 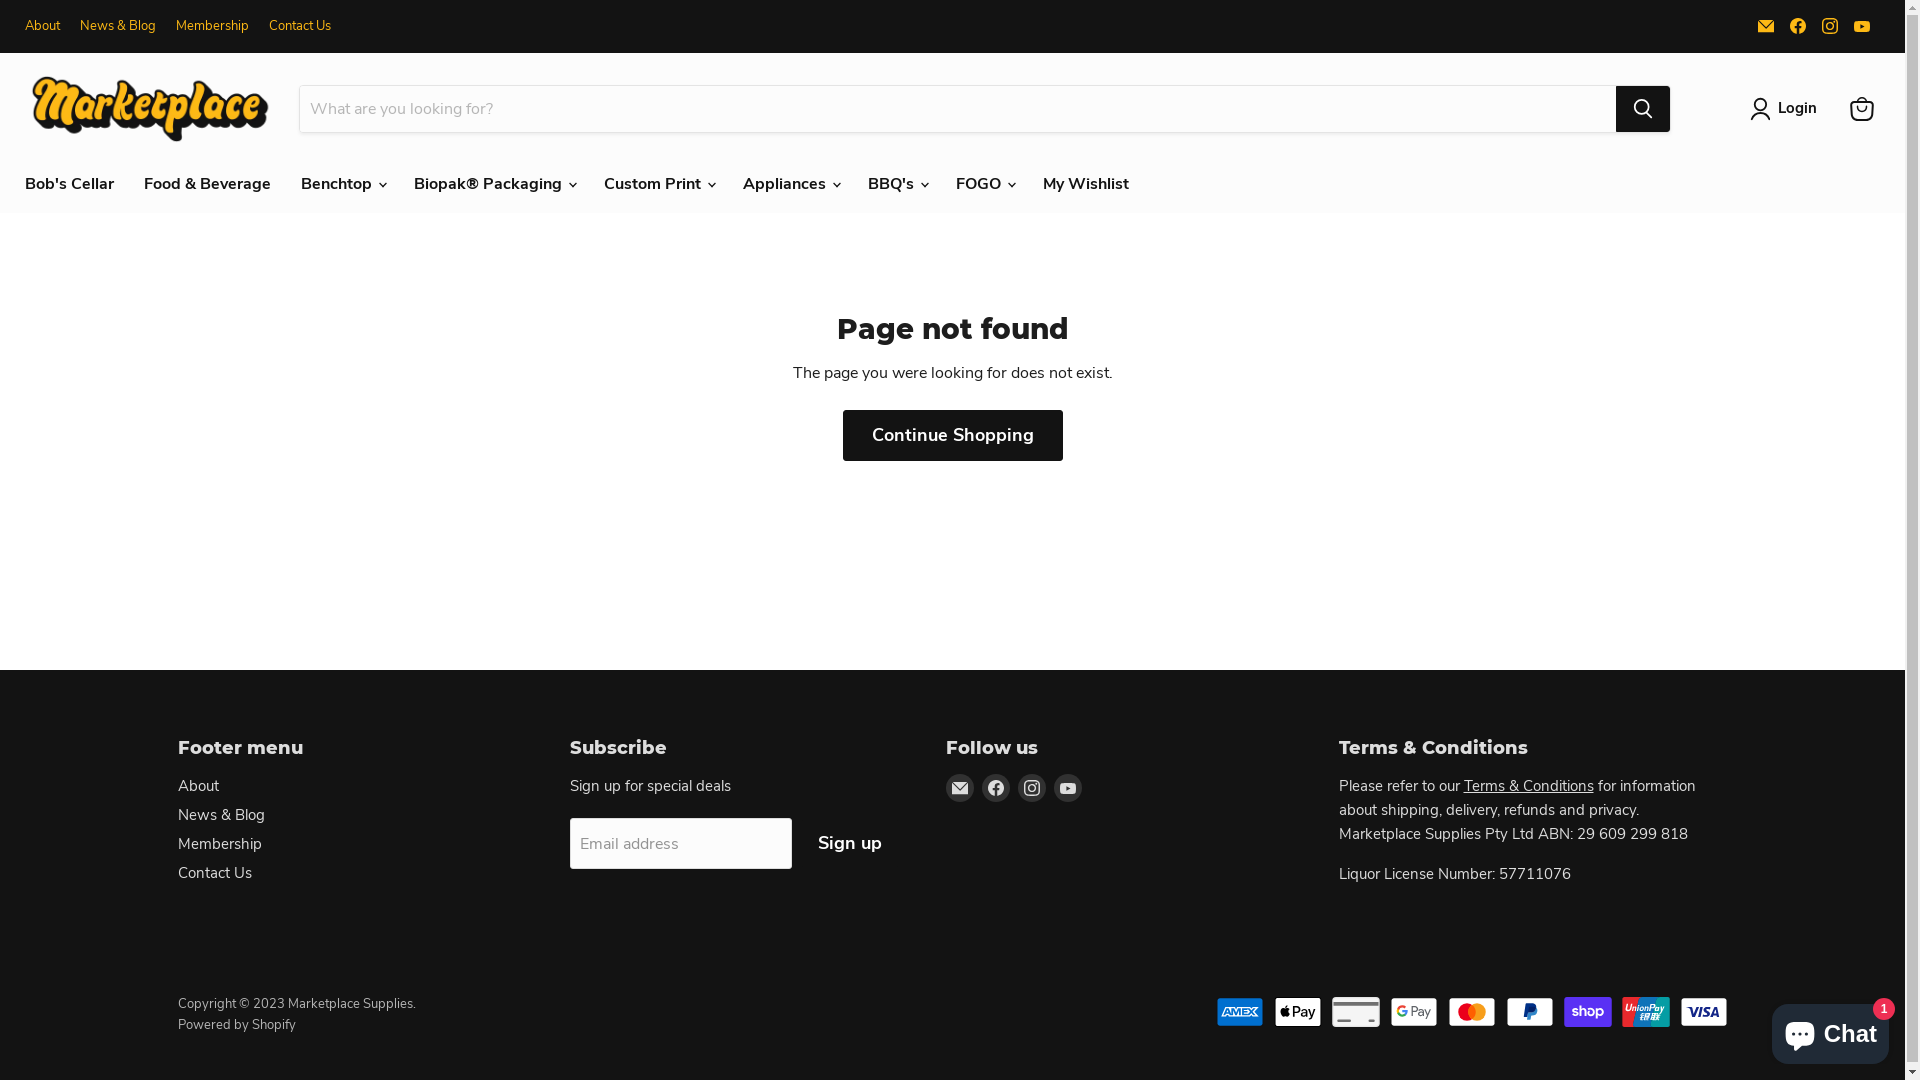 I want to click on 'View cart', so click(x=1861, y=108).